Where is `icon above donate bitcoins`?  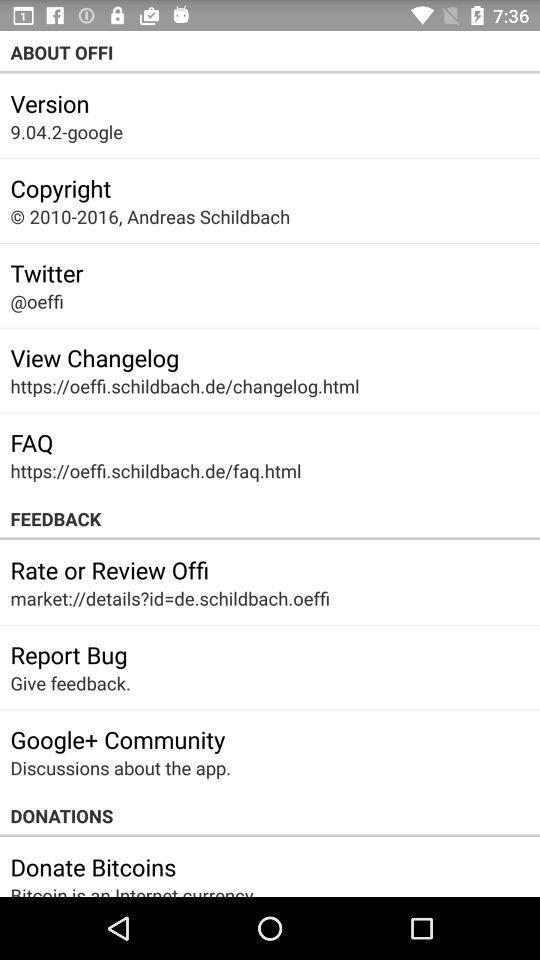 icon above donate bitcoins is located at coordinates (270, 816).